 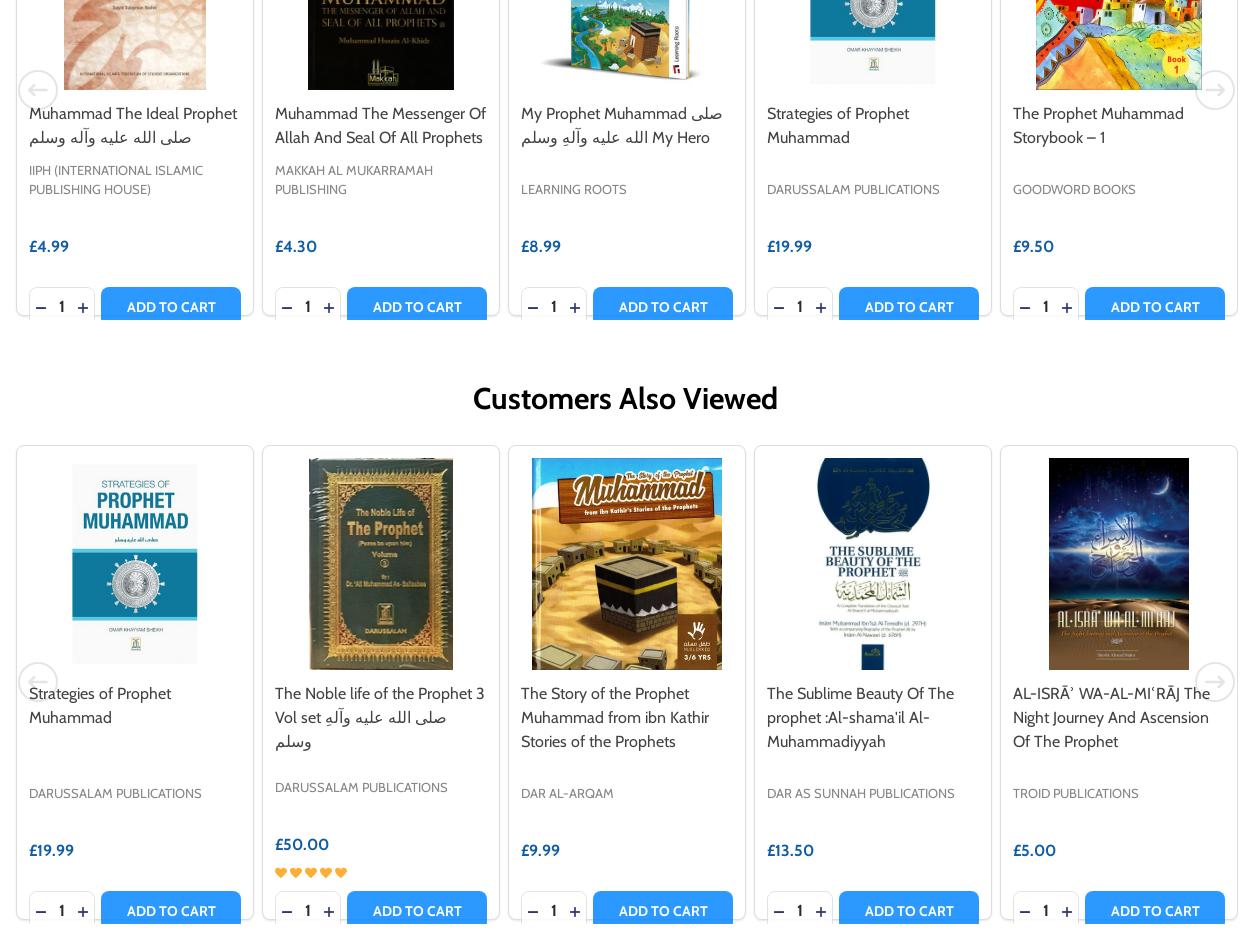 I want to click on '£13.50', so click(x=790, y=848).